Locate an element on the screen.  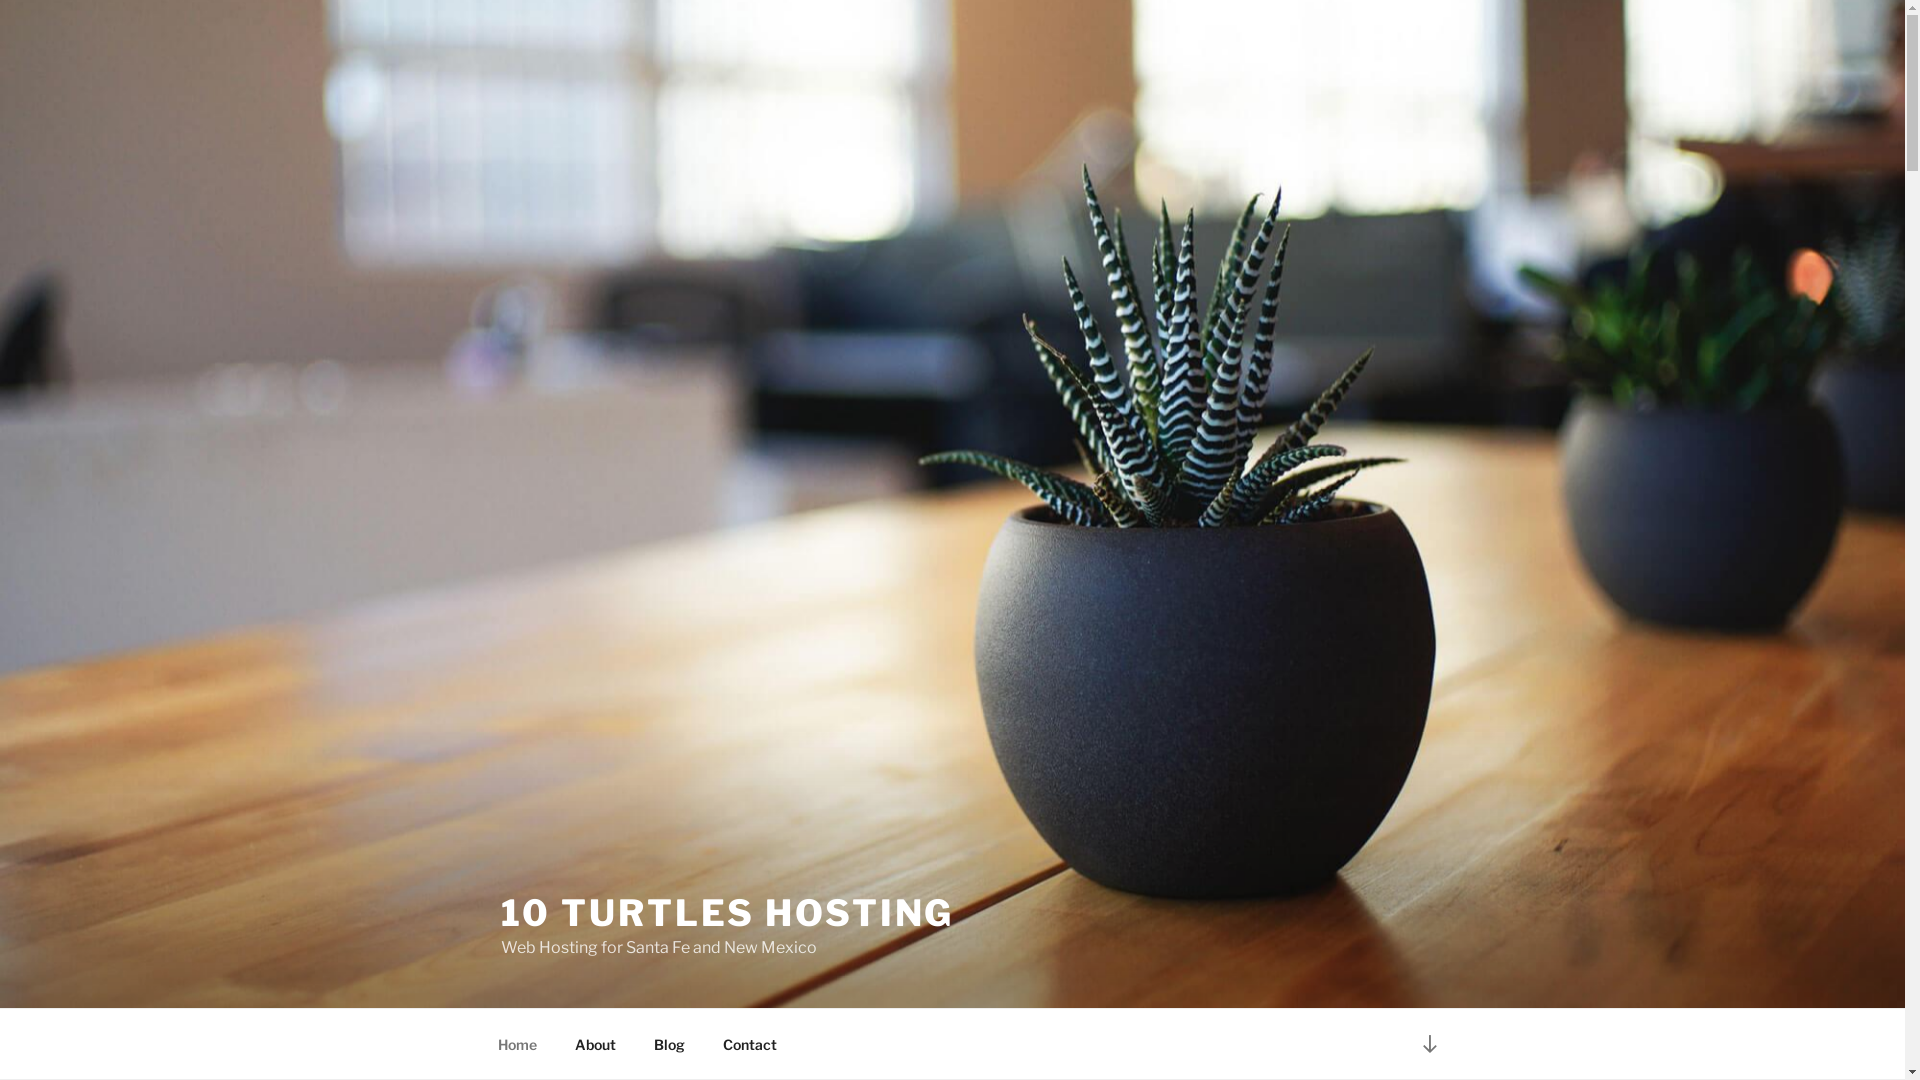
'Skip to content' is located at coordinates (0, 0).